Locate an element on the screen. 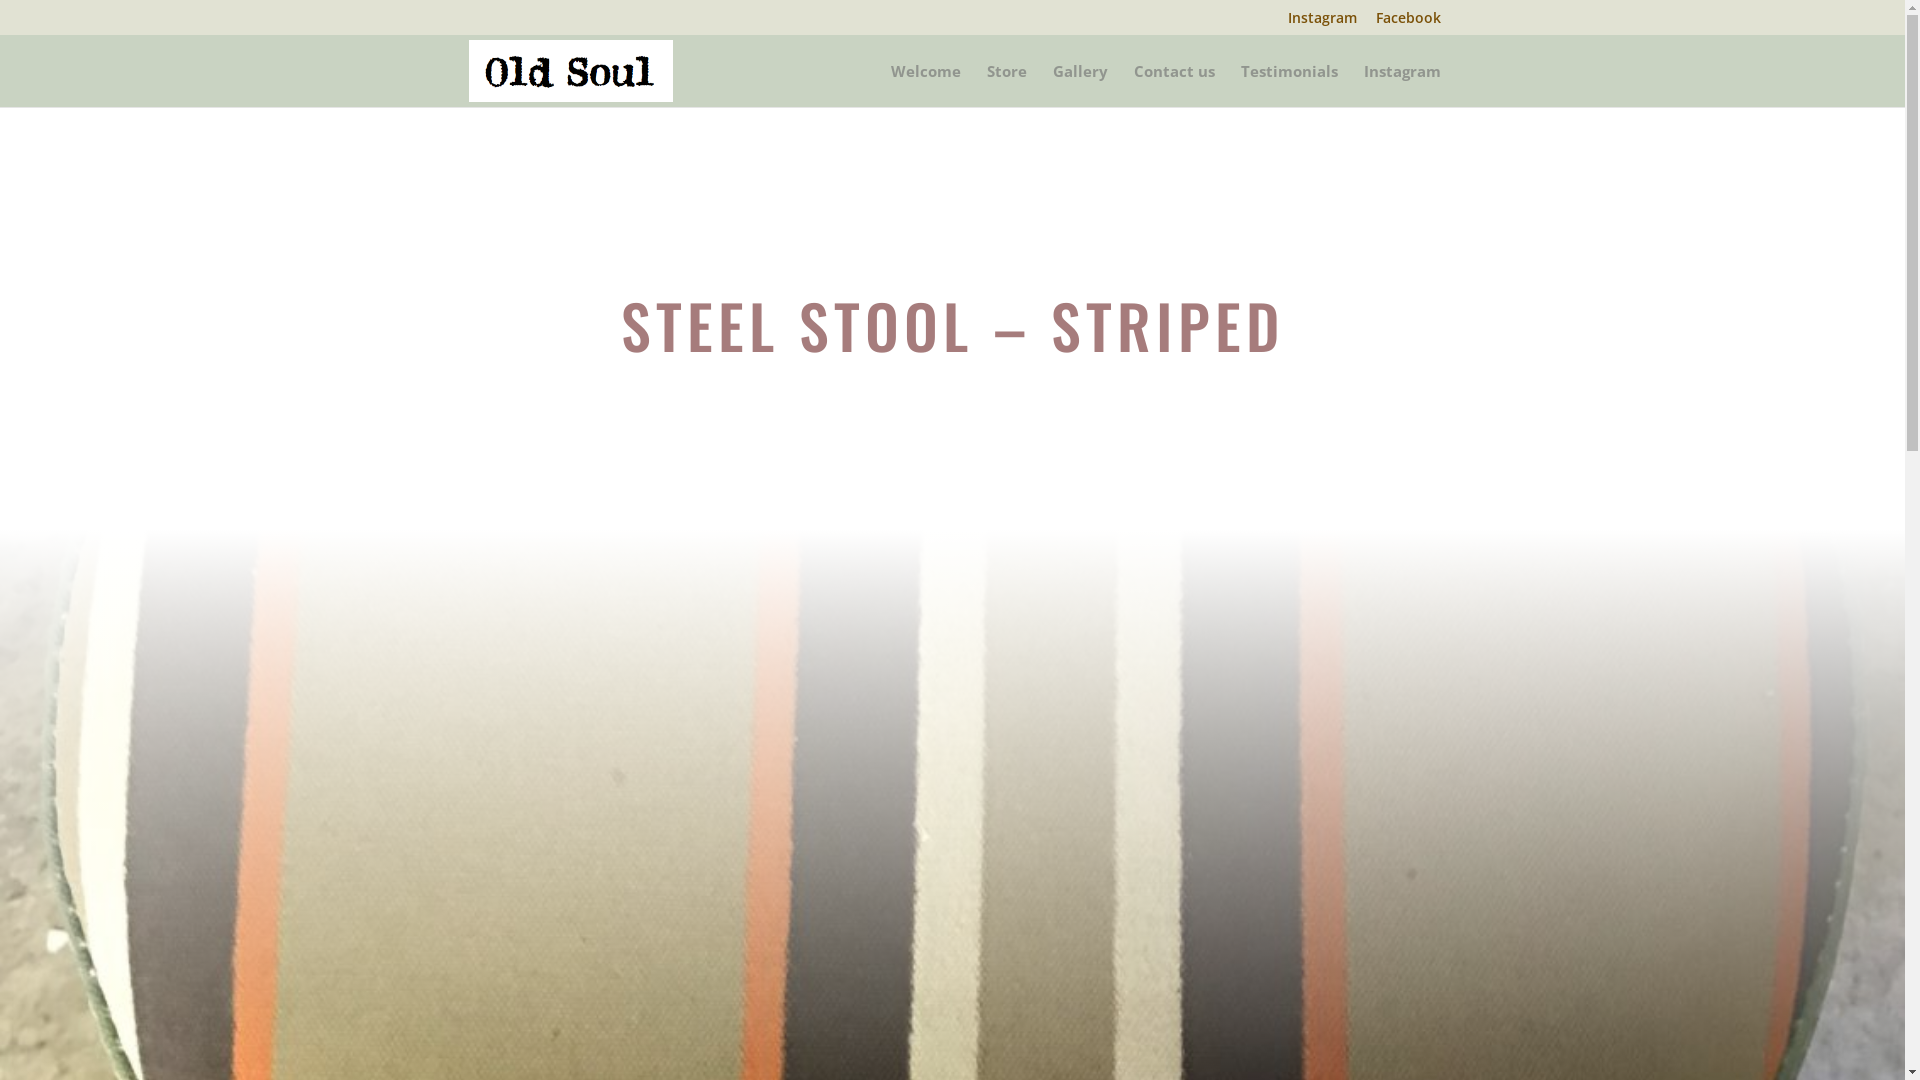 The width and height of the screenshot is (1920, 1080). 'Testimonials' is located at coordinates (1288, 84).